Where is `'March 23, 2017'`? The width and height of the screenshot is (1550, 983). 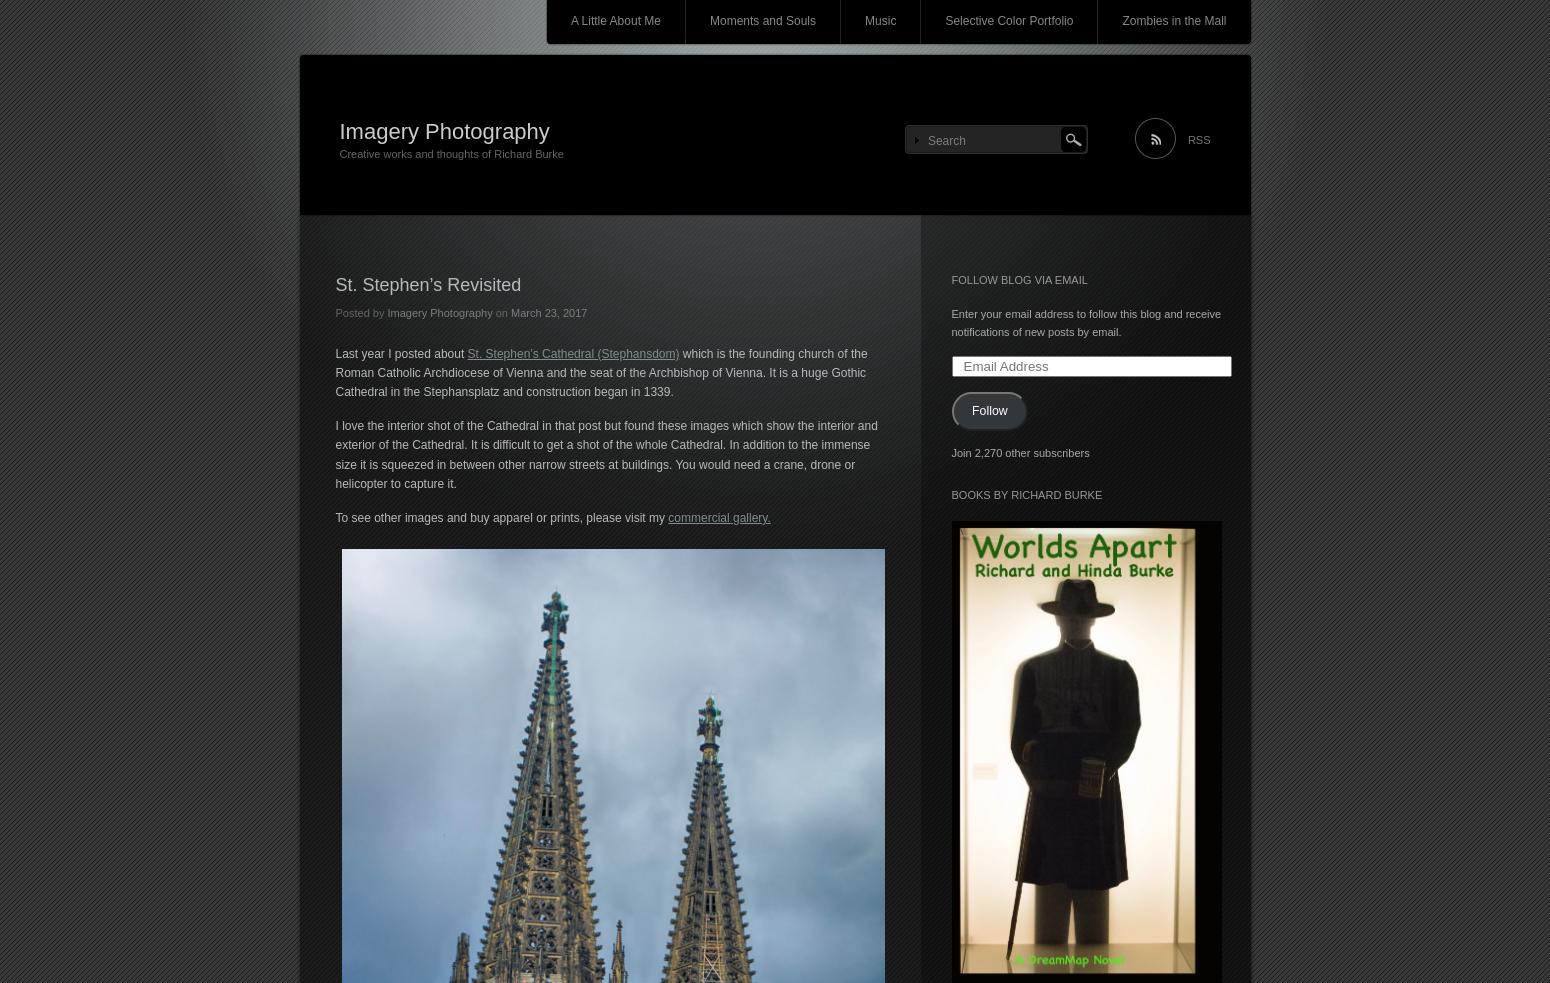 'March 23, 2017' is located at coordinates (549, 312).